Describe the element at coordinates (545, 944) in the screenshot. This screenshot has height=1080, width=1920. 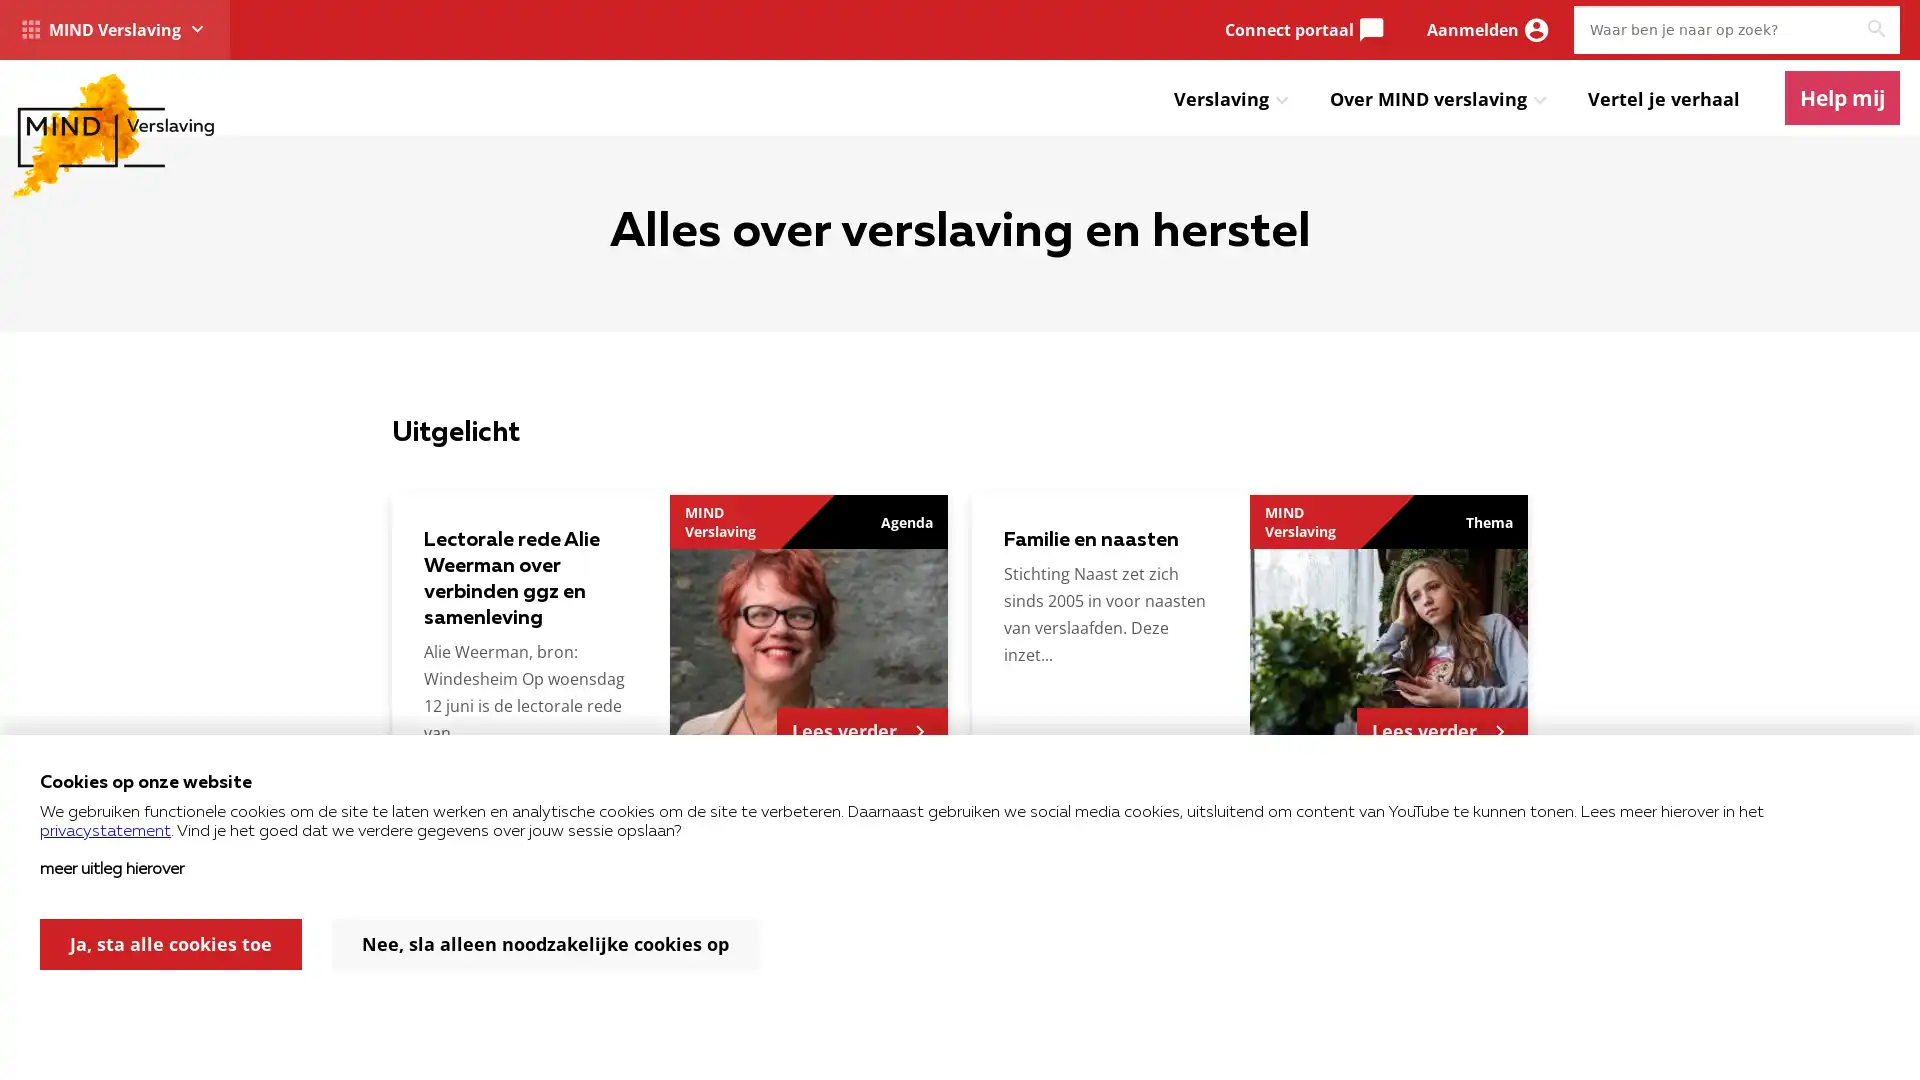
I see `Nee, sla alleen noodzakelijke cookies op` at that location.